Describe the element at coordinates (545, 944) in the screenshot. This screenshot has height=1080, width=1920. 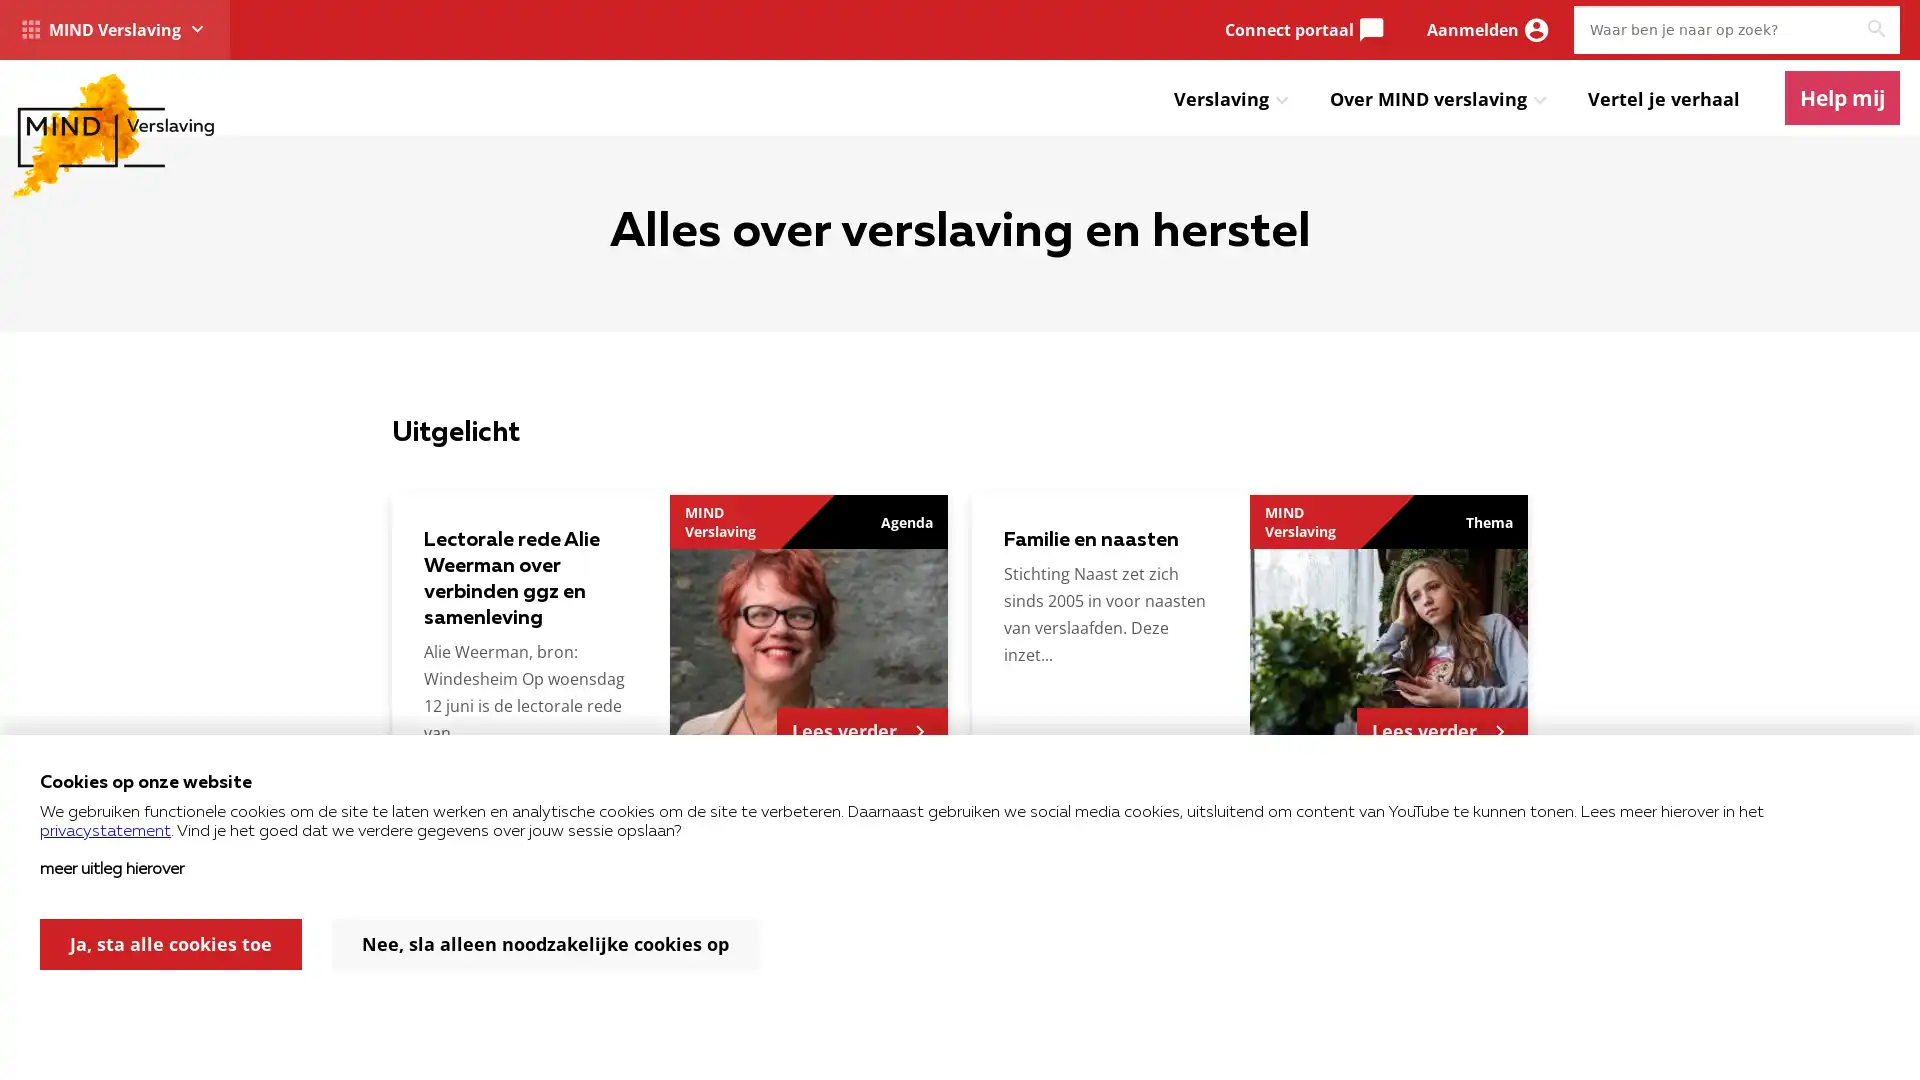
I see `Nee, sla alleen noodzakelijke cookies op` at that location.